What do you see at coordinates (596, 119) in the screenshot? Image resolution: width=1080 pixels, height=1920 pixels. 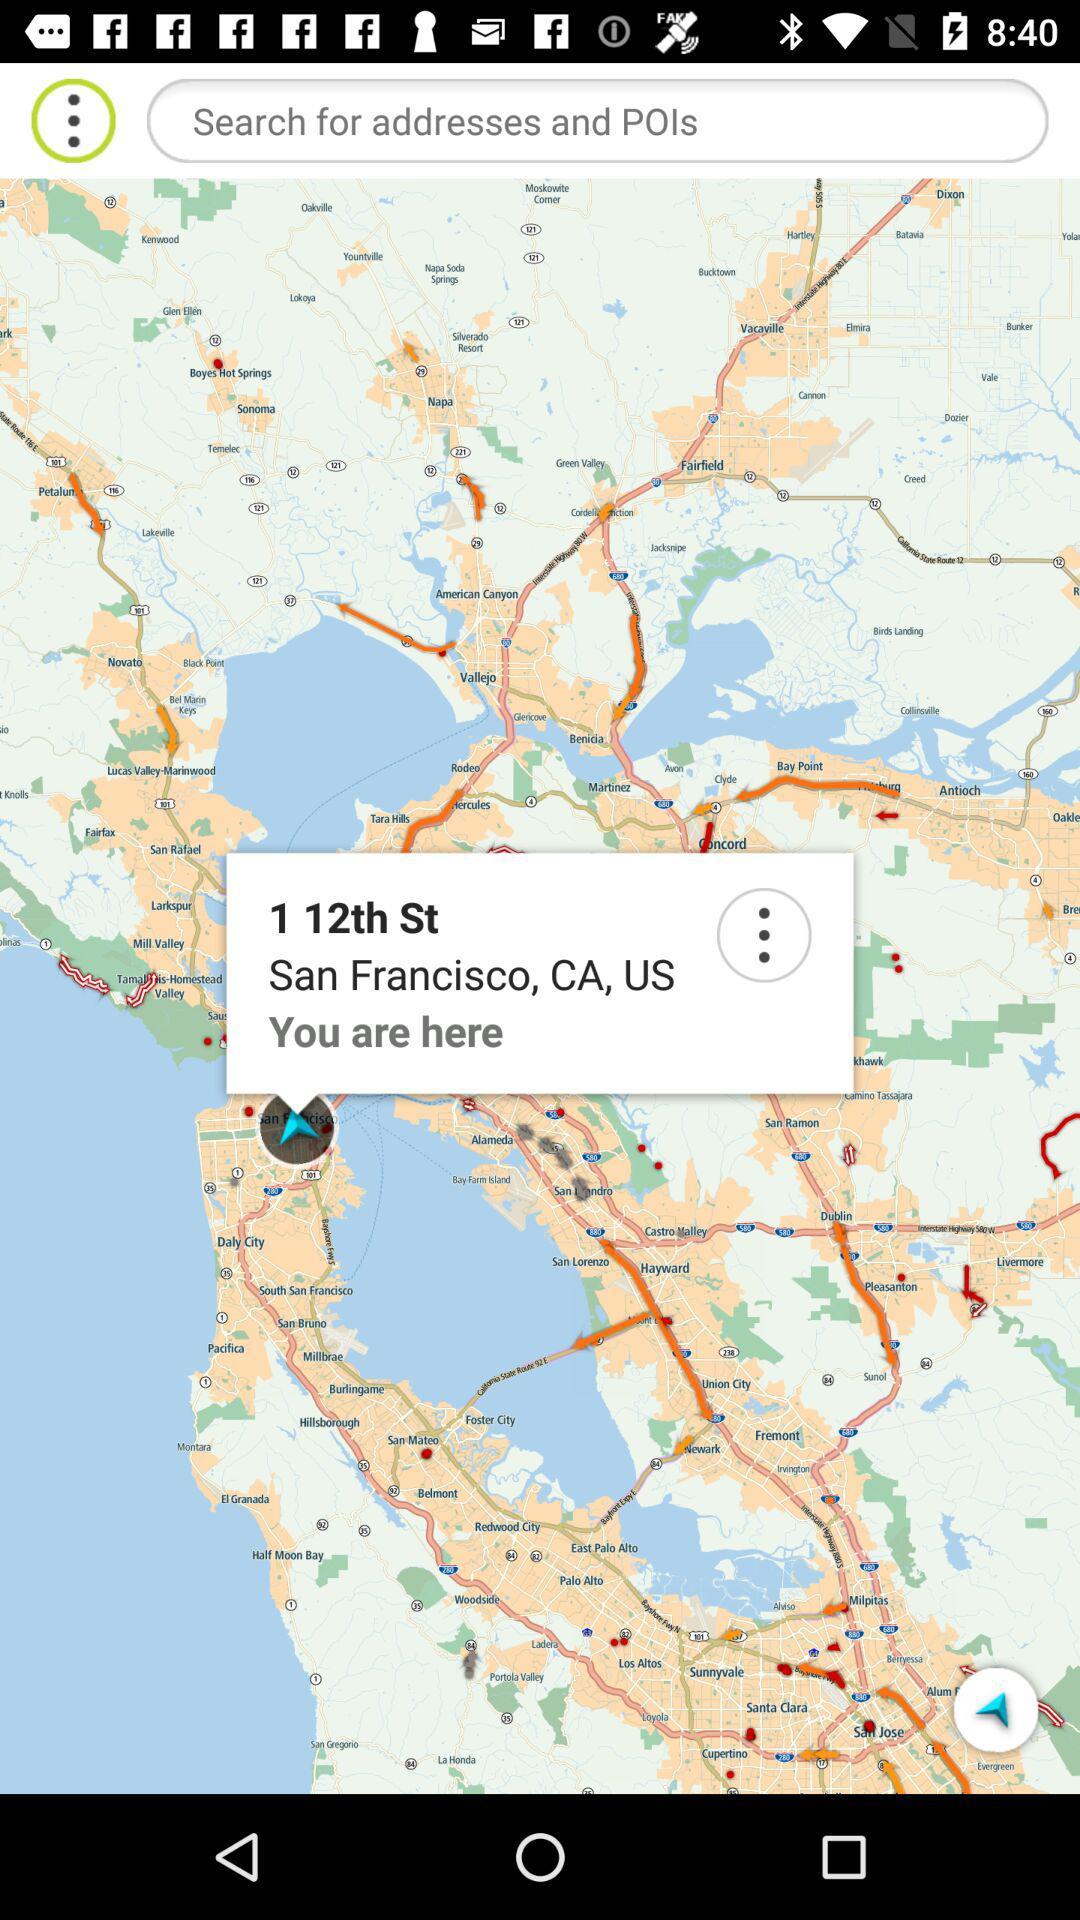 I see `type search text` at bounding box center [596, 119].